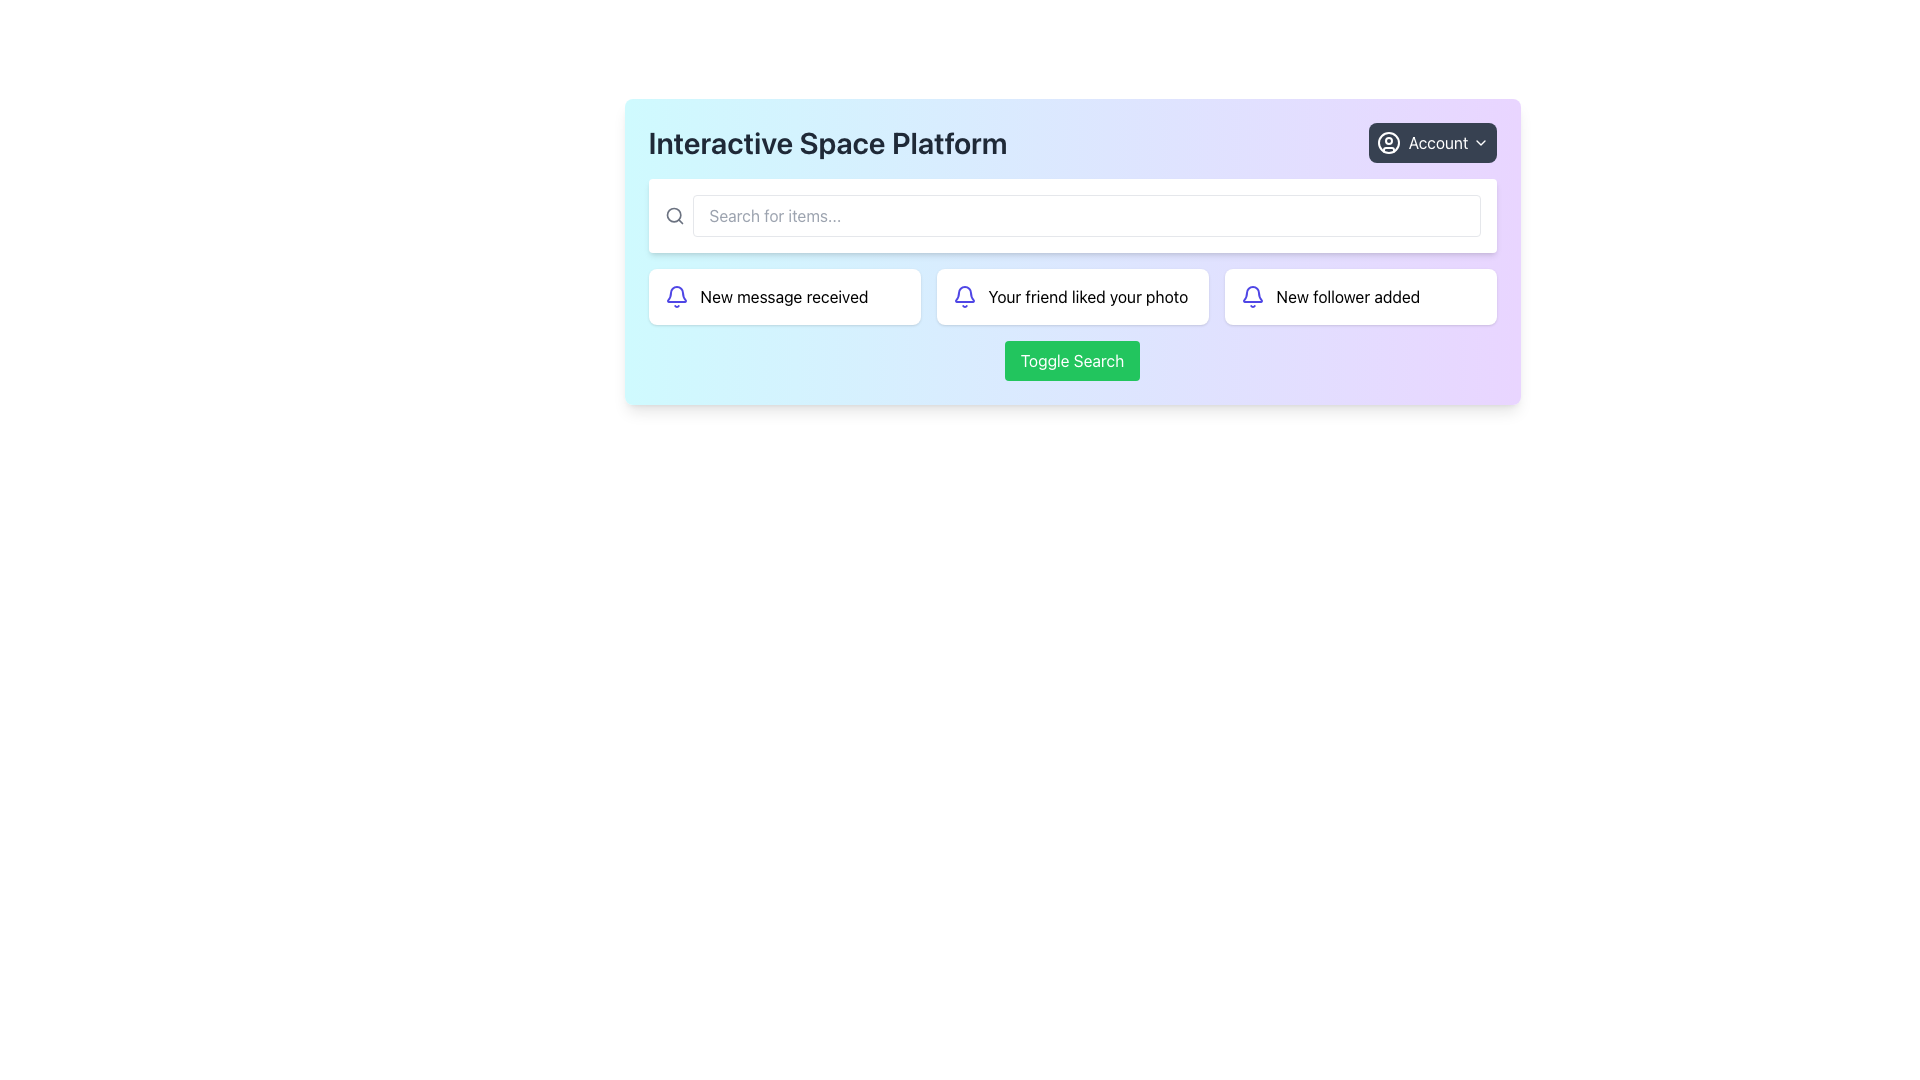  I want to click on the circular portion of the magnifying glass icon, which represents the search functionality within the user interface, located to the left of the search input field, so click(673, 215).